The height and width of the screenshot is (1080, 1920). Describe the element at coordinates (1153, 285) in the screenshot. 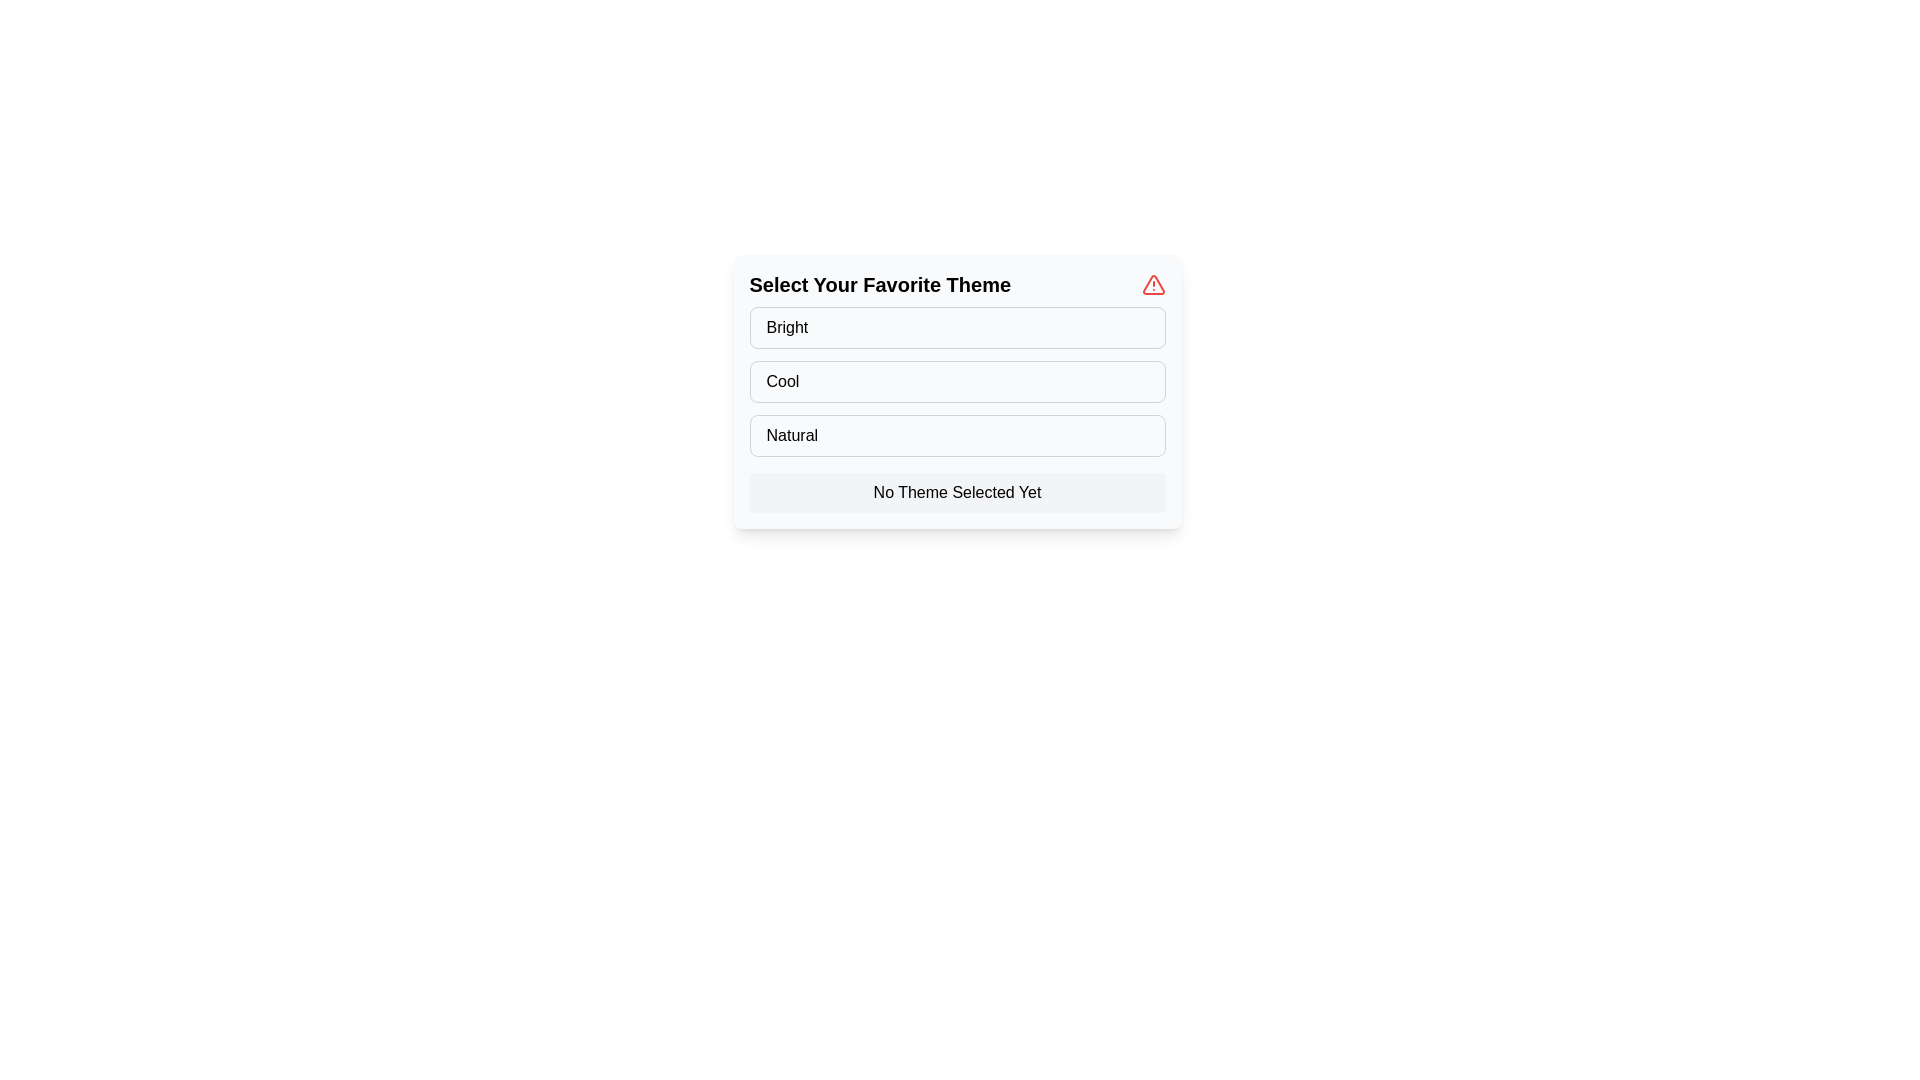

I see `the warning icon located at the top right corner of the 'Select Your Favorite Theme' section` at that location.